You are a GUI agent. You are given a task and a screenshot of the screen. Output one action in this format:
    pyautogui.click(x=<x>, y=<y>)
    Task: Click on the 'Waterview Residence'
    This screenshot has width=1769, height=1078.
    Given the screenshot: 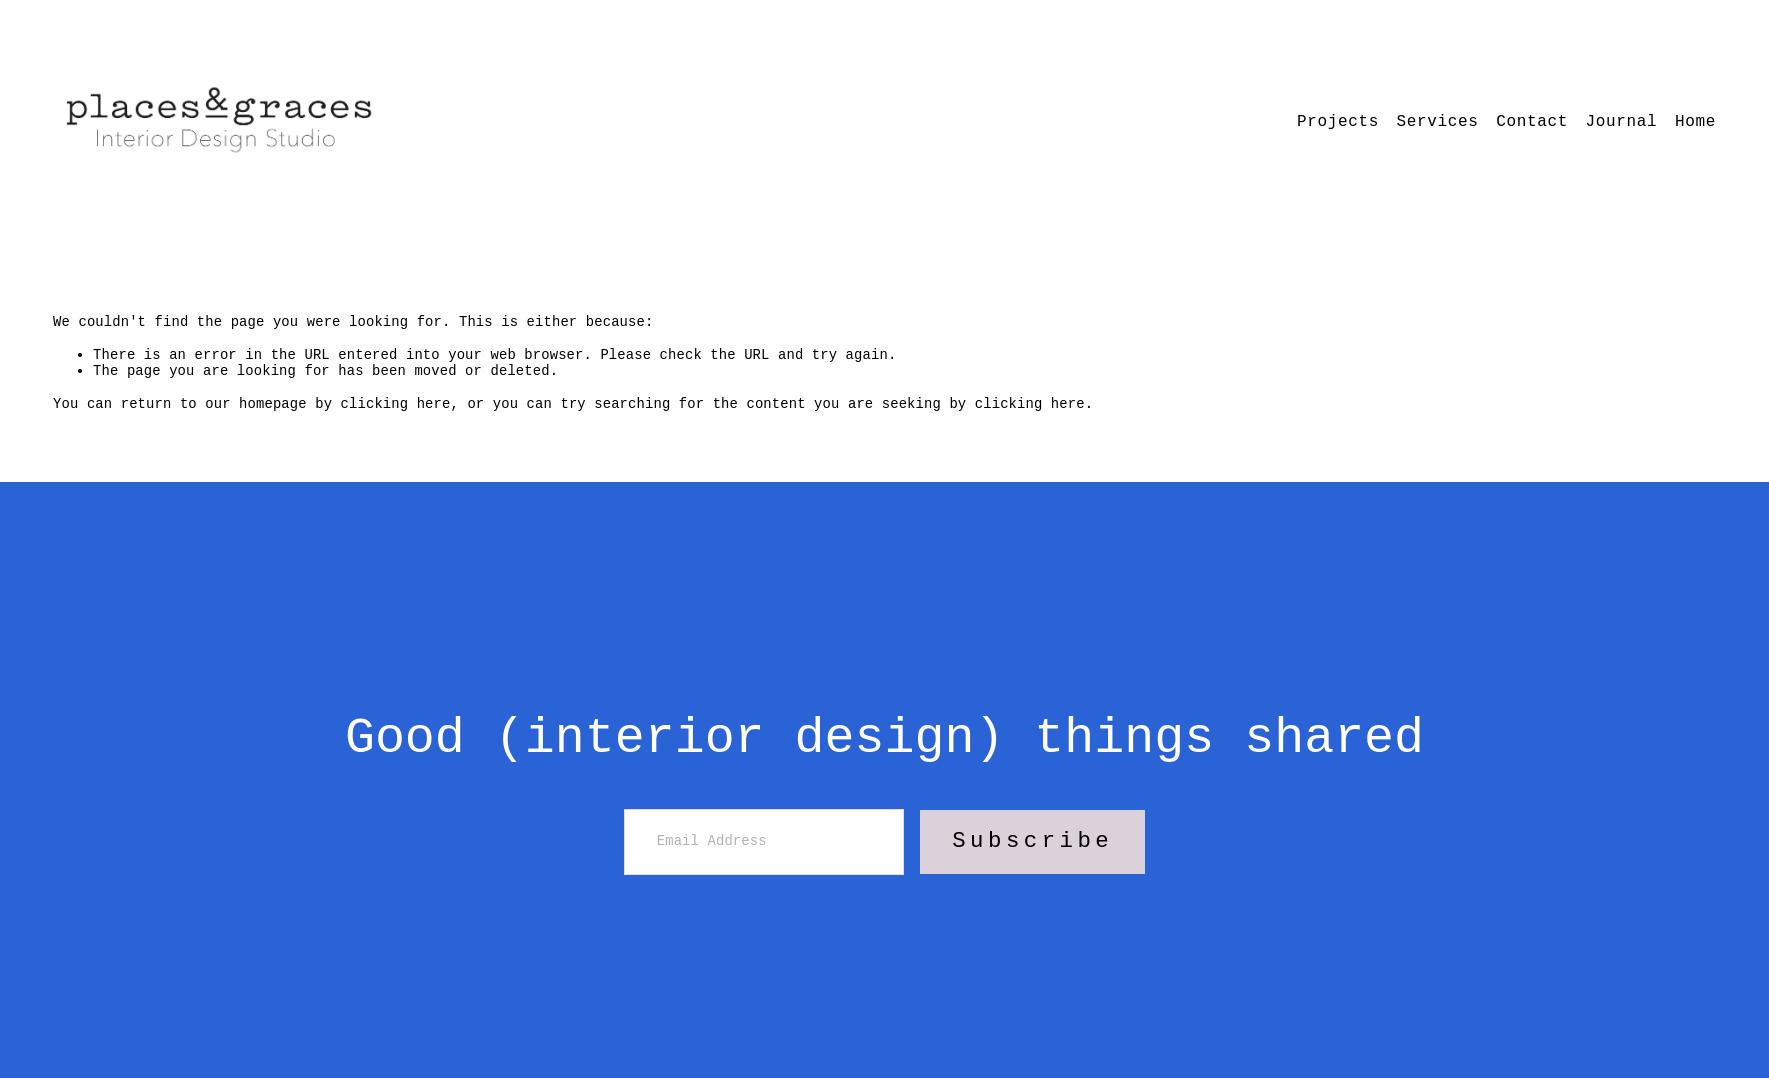 What is the action you would take?
    pyautogui.click(x=1280, y=154)
    